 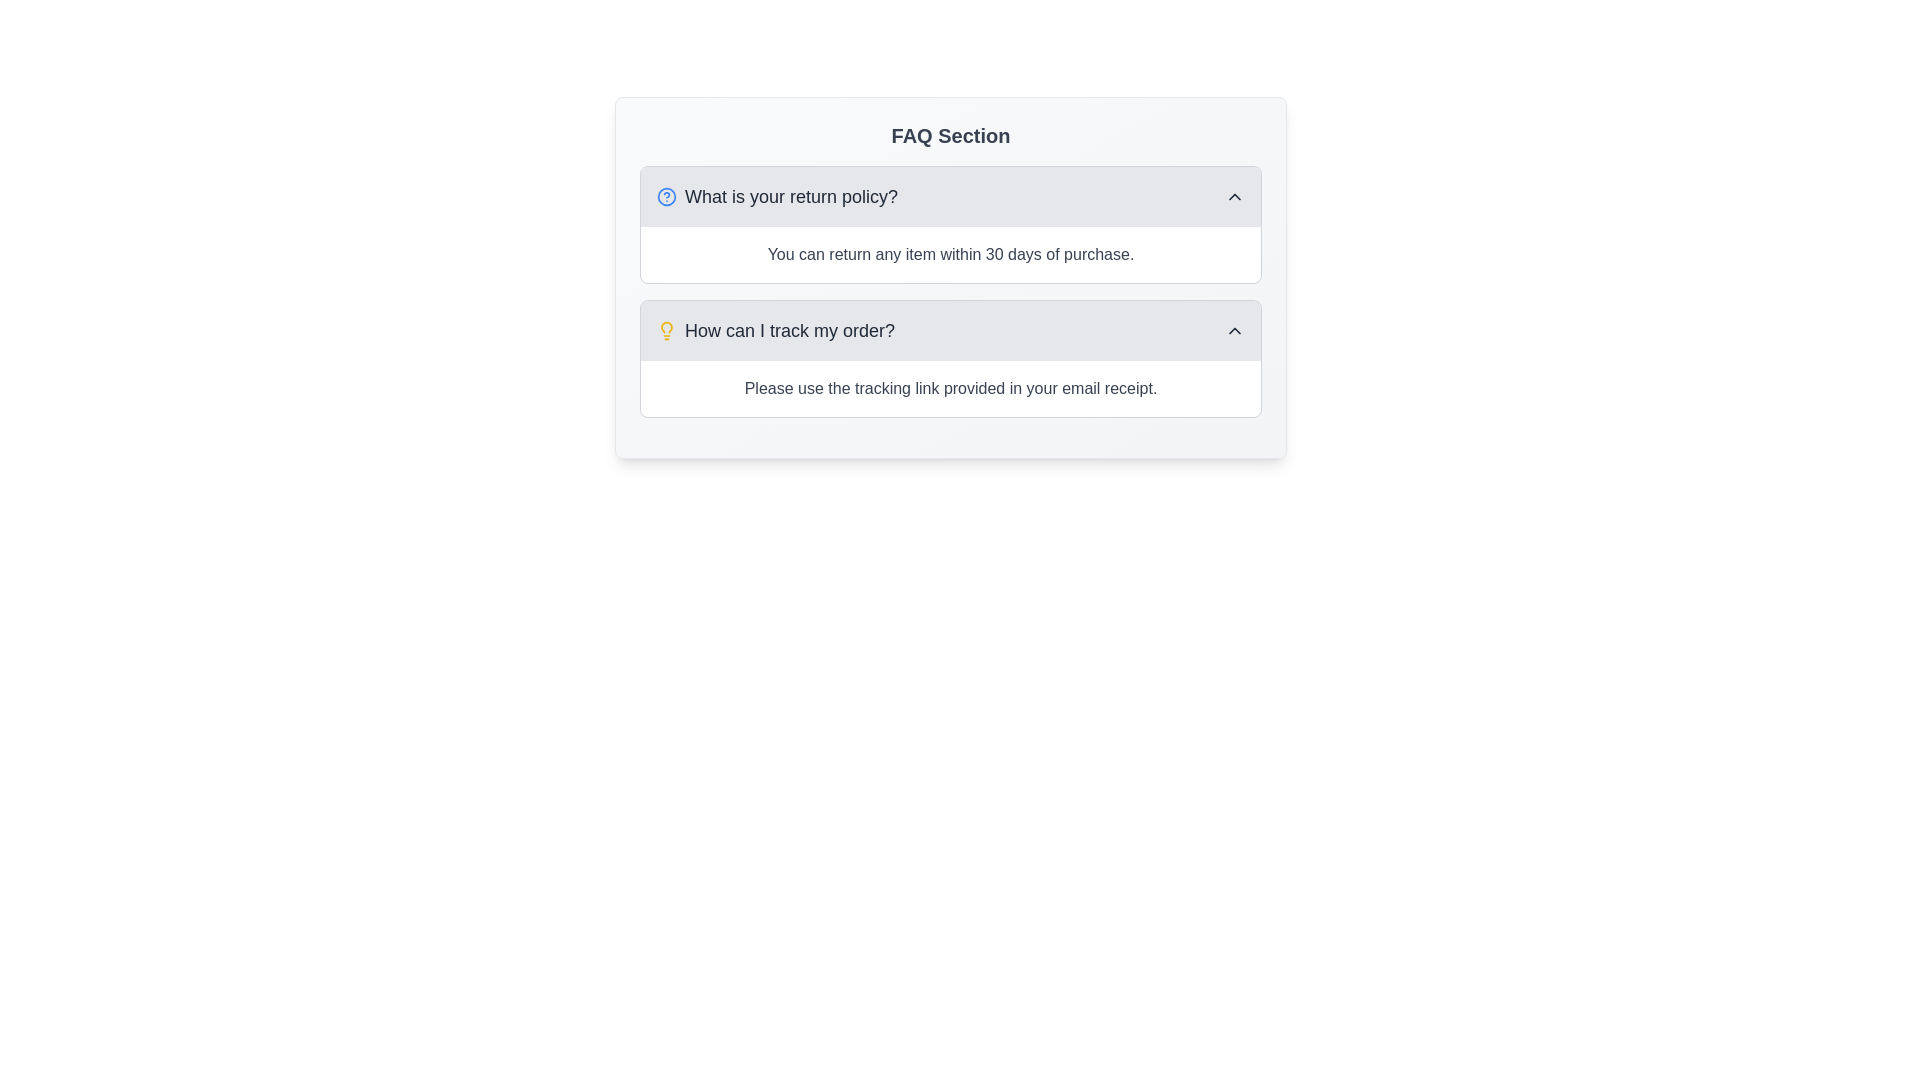 I want to click on the Accordion Header labeled 'What is your return policy?', so click(x=949, y=196).